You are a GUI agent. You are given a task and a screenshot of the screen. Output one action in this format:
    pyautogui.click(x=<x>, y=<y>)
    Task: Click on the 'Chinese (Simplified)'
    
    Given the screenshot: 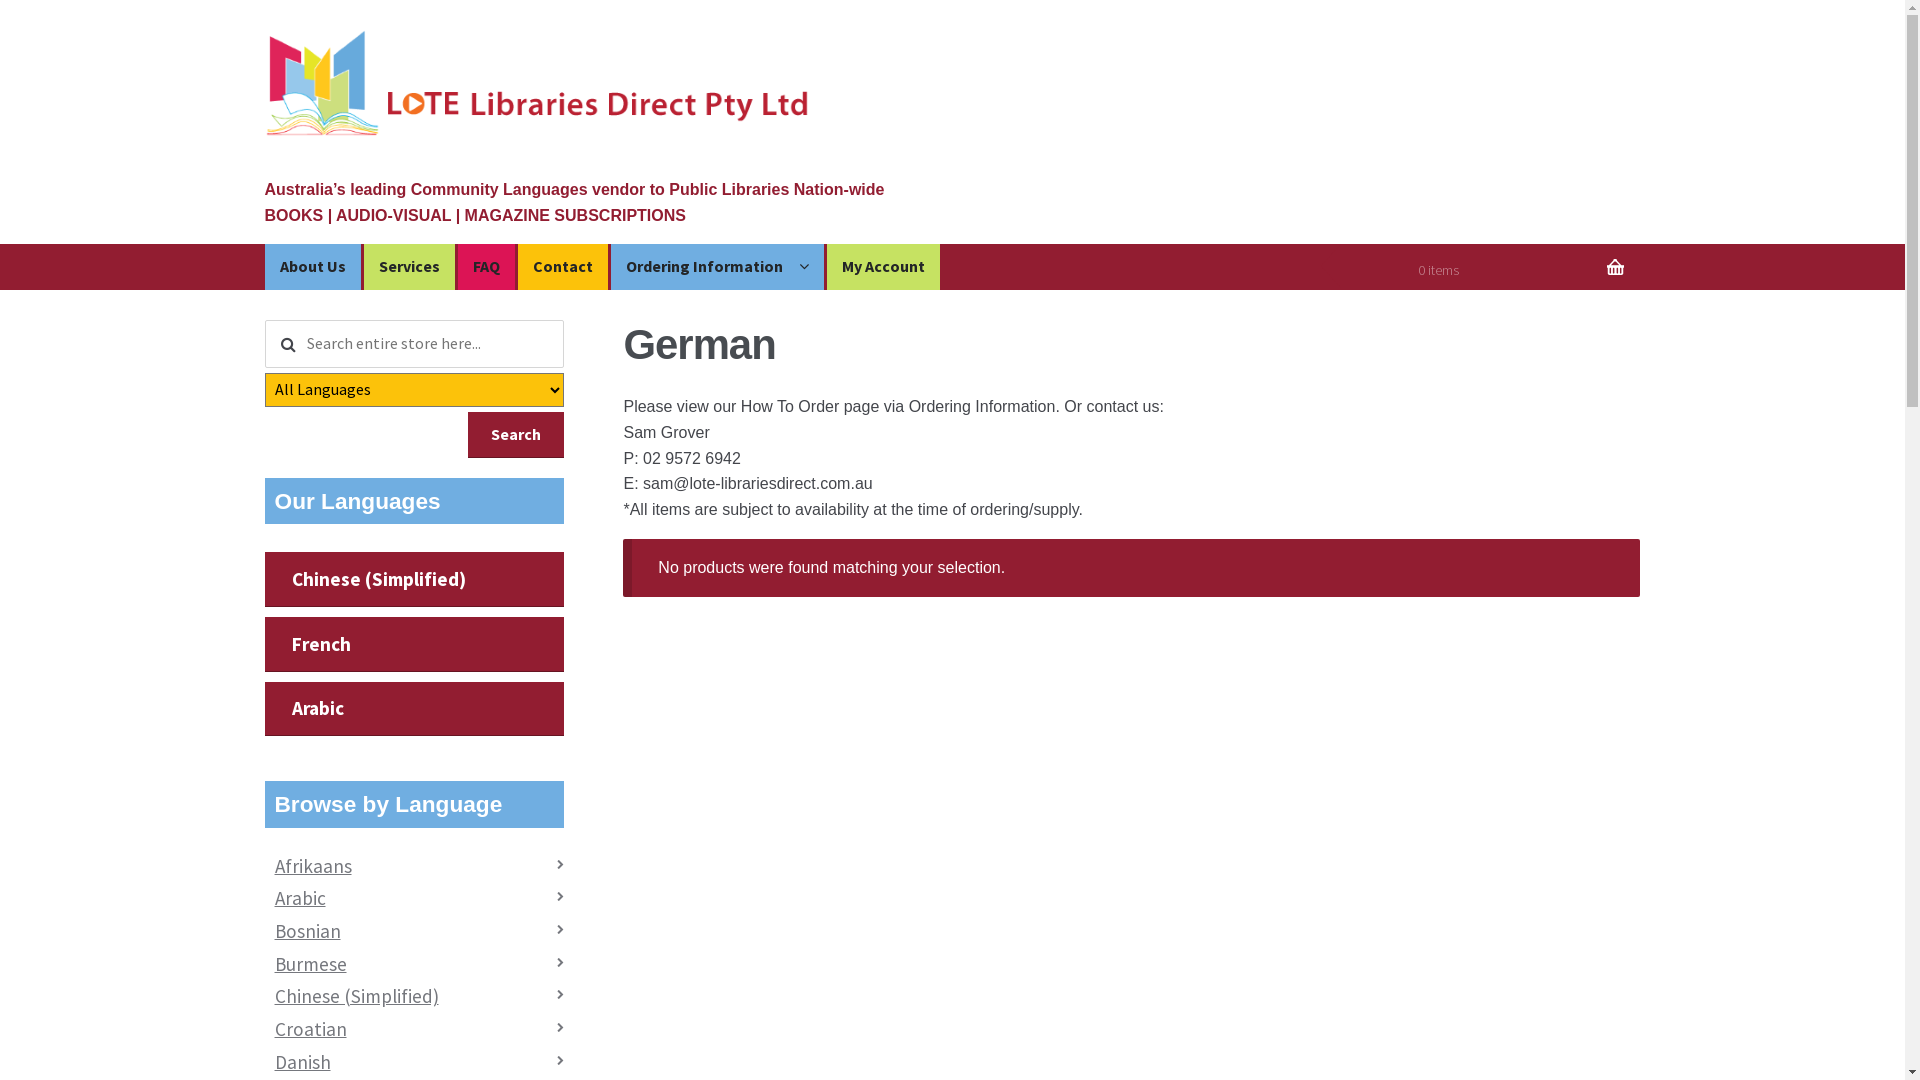 What is the action you would take?
    pyautogui.click(x=413, y=579)
    